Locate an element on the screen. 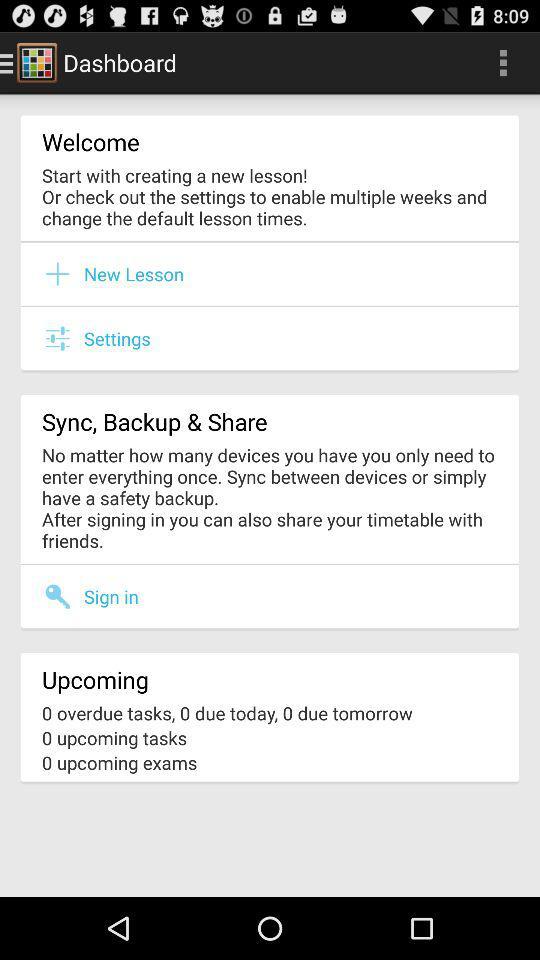  the app to the right of dashboard is located at coordinates (502, 62).